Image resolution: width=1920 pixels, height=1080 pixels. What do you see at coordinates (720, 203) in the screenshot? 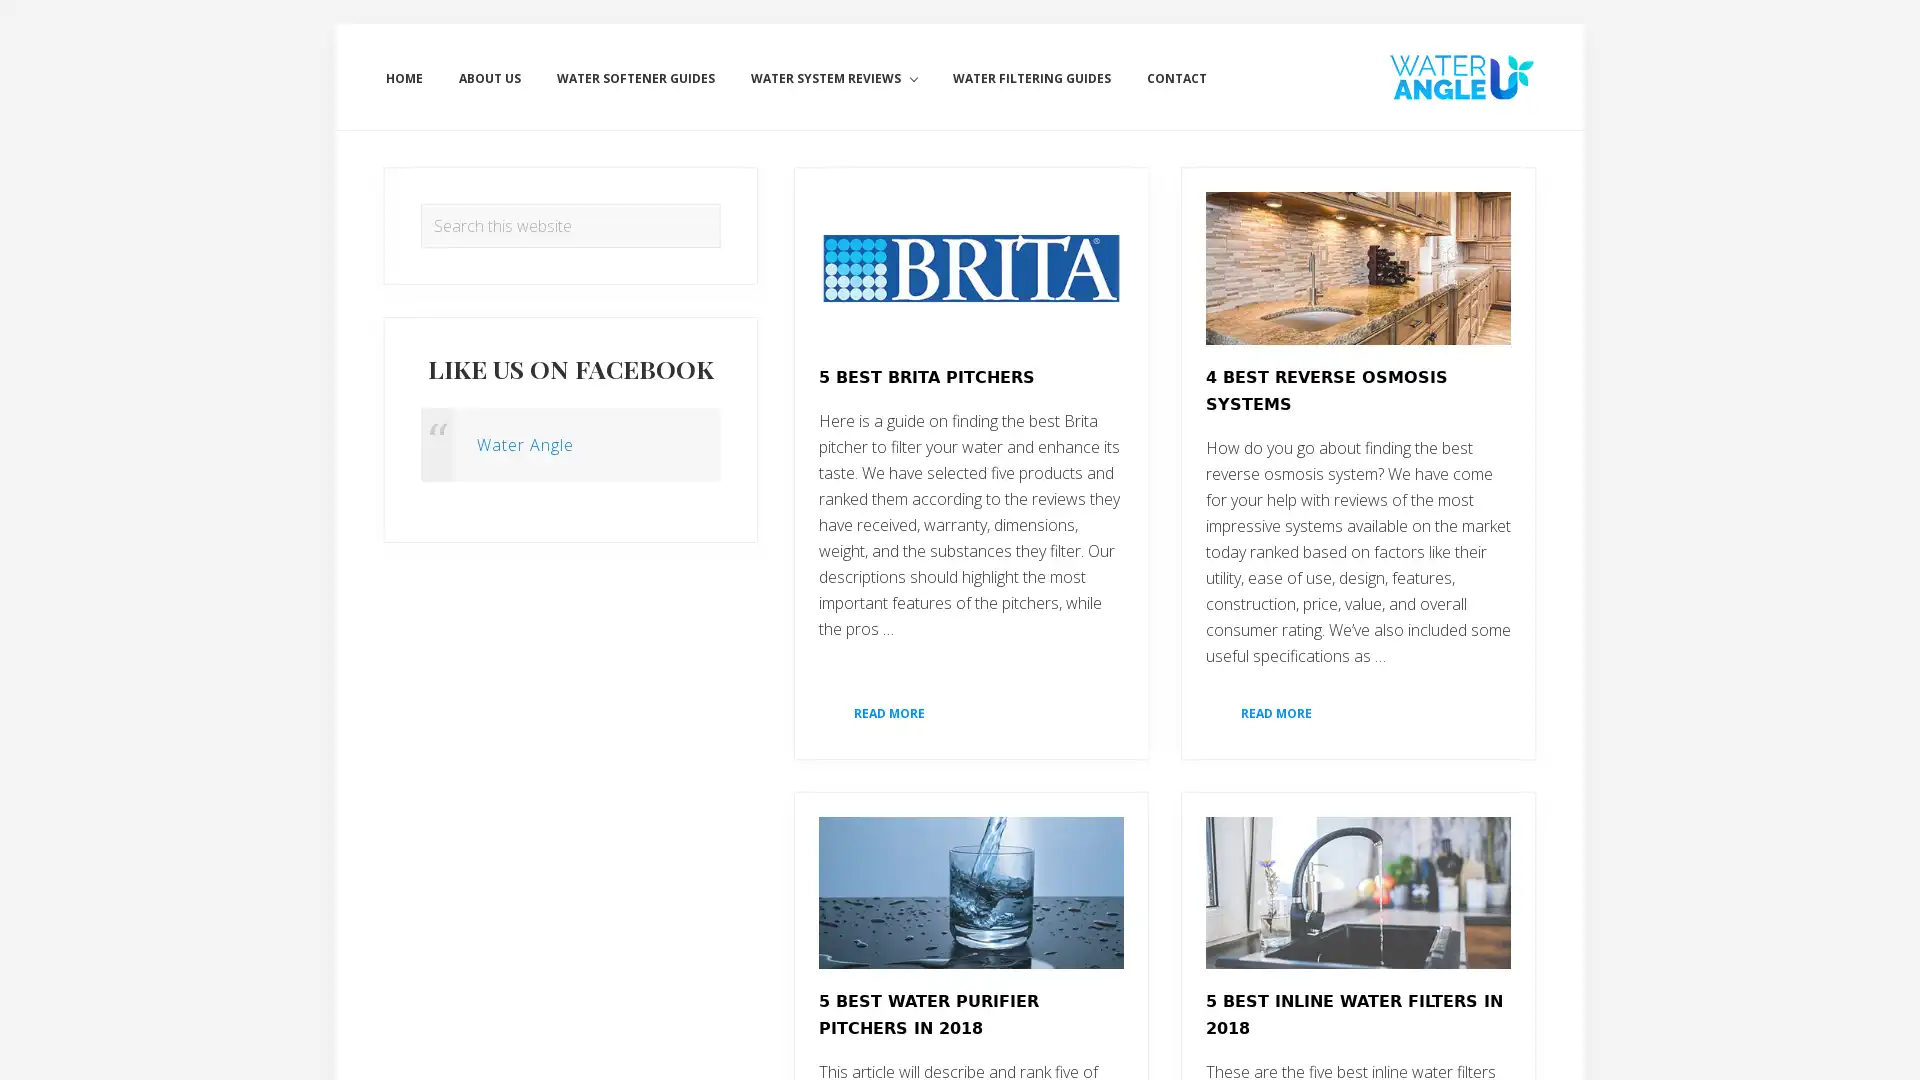
I see `Search` at bounding box center [720, 203].